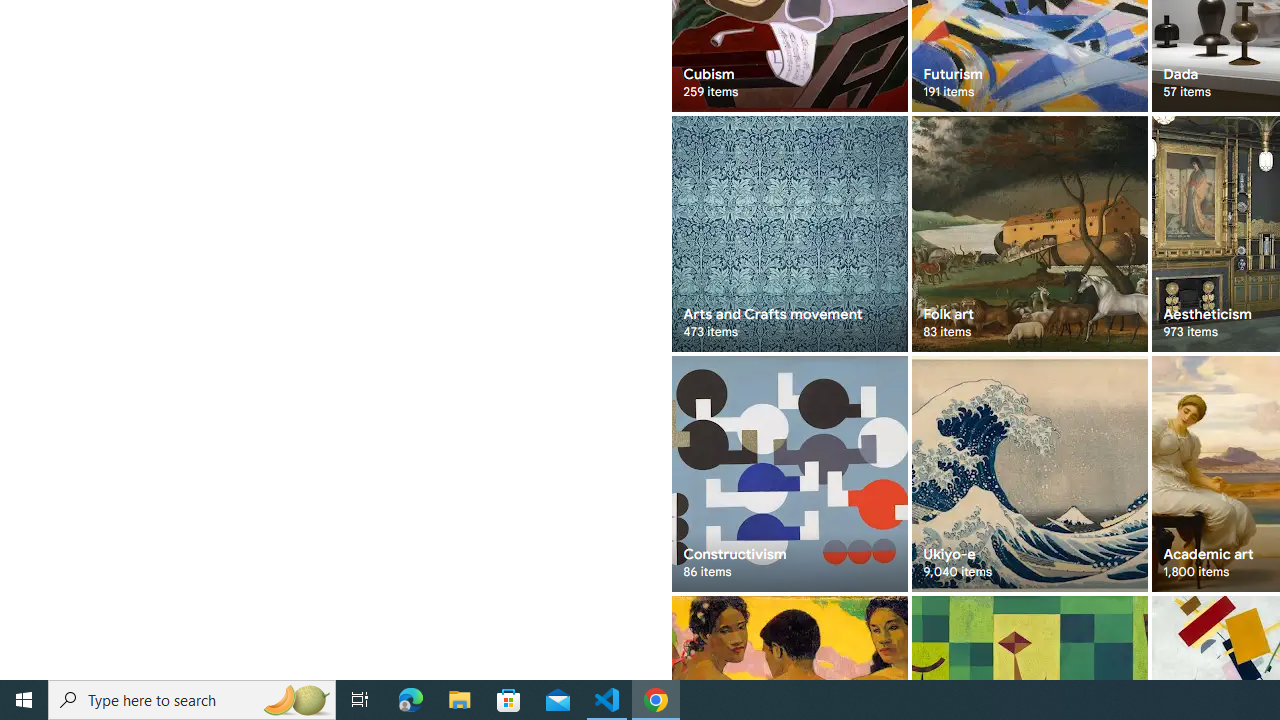 This screenshot has height=720, width=1280. What do you see at coordinates (1029, 473) in the screenshot?
I see `'Ukiyo-e 9,040 items'` at bounding box center [1029, 473].